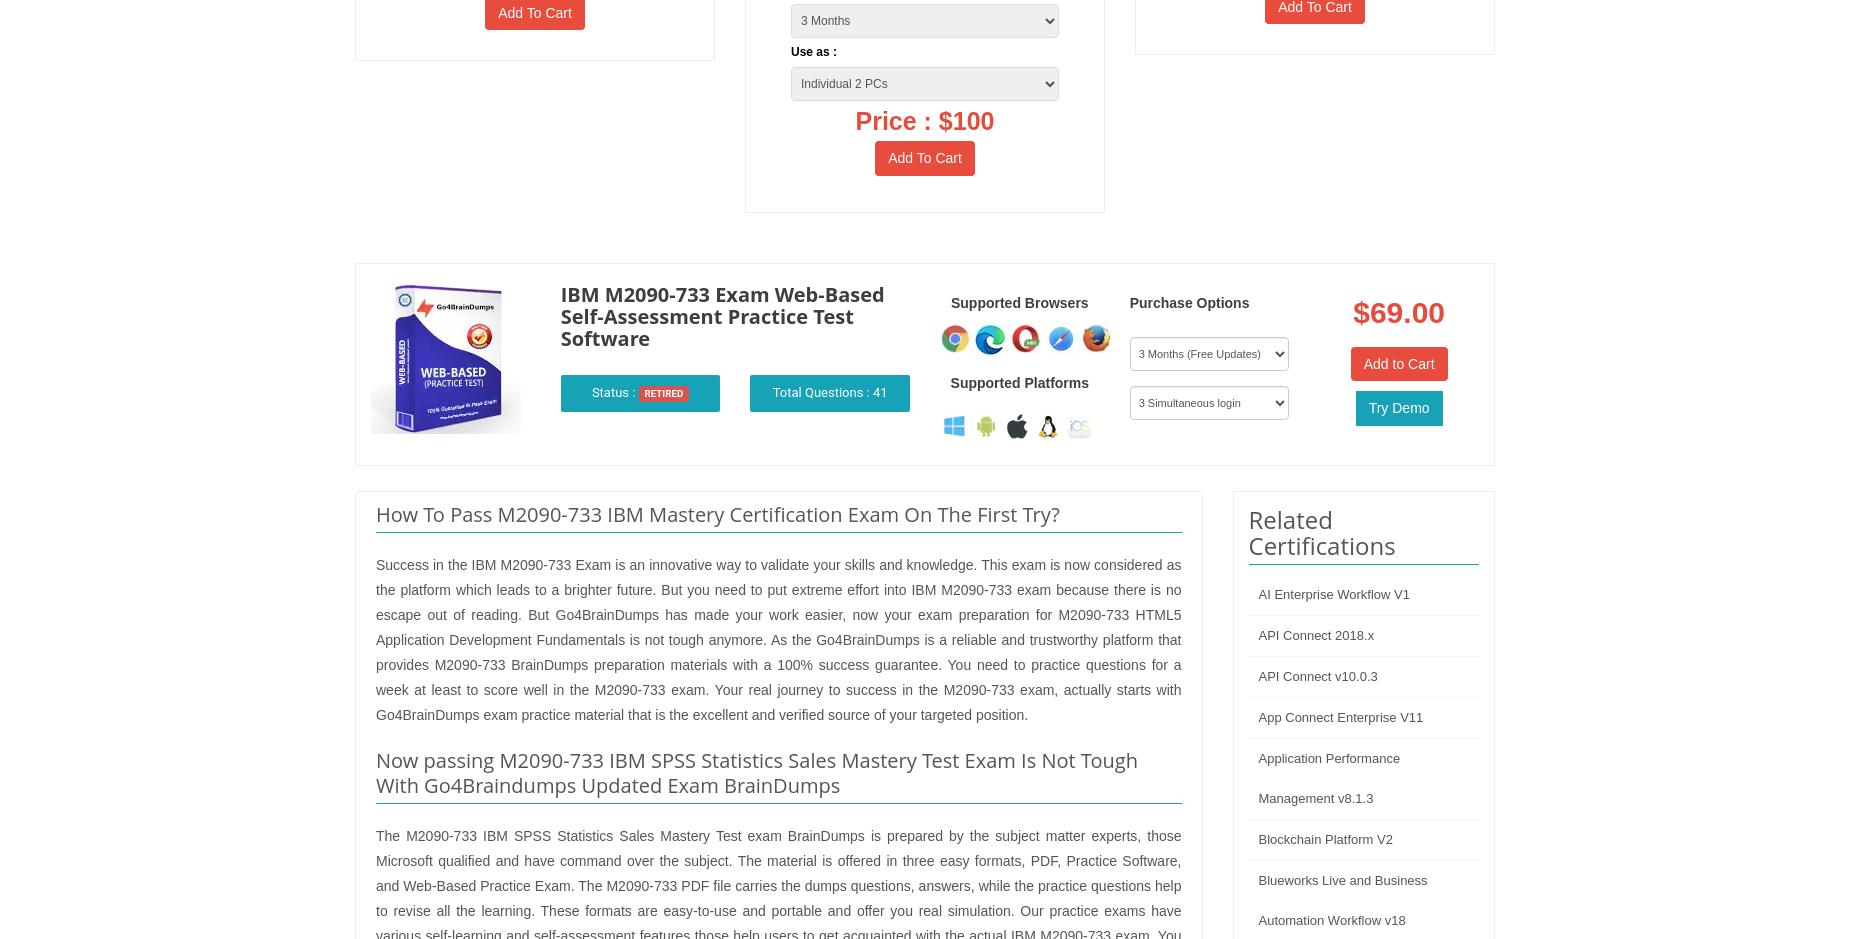 The height and width of the screenshot is (939, 1850). Describe the element at coordinates (374, 513) in the screenshot. I see `'How To Pass M2090-733 IBM Mastery Certification Exam On The First Try?'` at that location.